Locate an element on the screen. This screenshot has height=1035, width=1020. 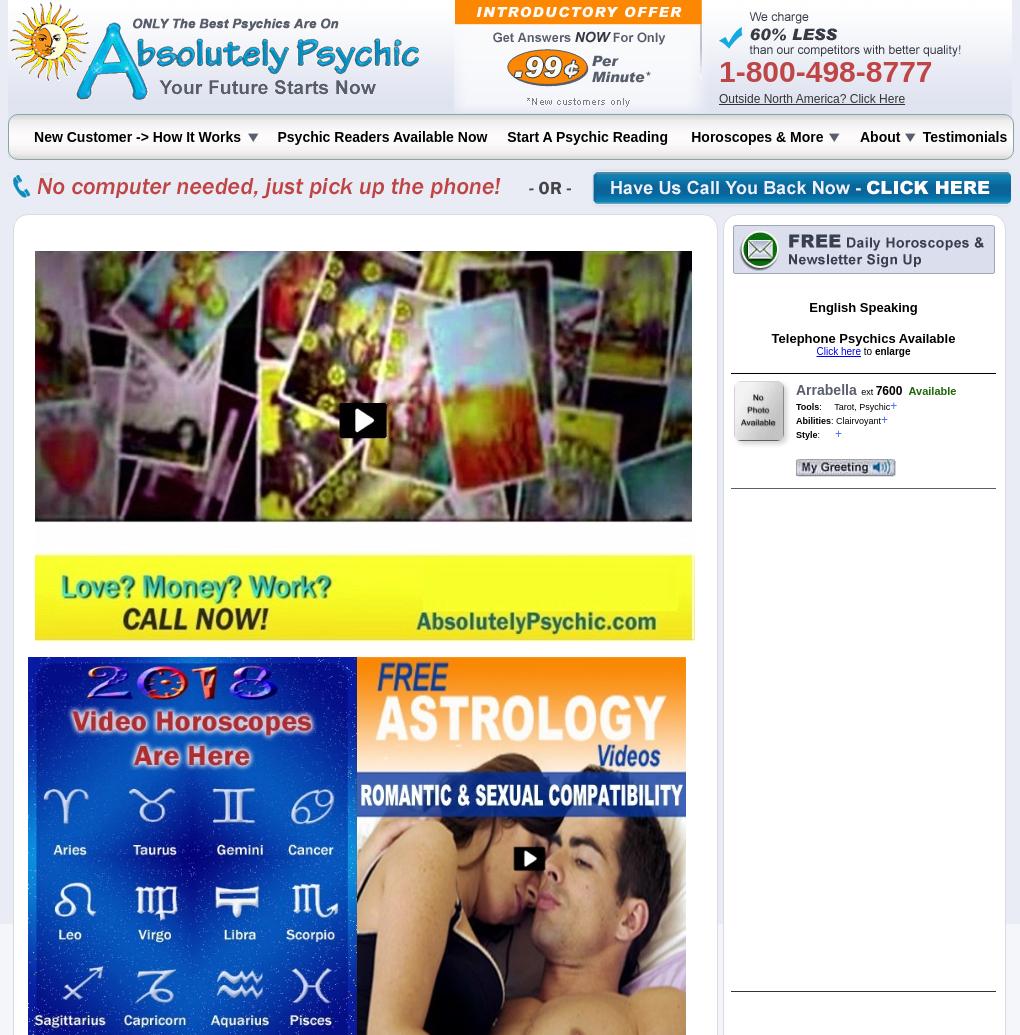
'1-800-498-8777' is located at coordinates (825, 71).